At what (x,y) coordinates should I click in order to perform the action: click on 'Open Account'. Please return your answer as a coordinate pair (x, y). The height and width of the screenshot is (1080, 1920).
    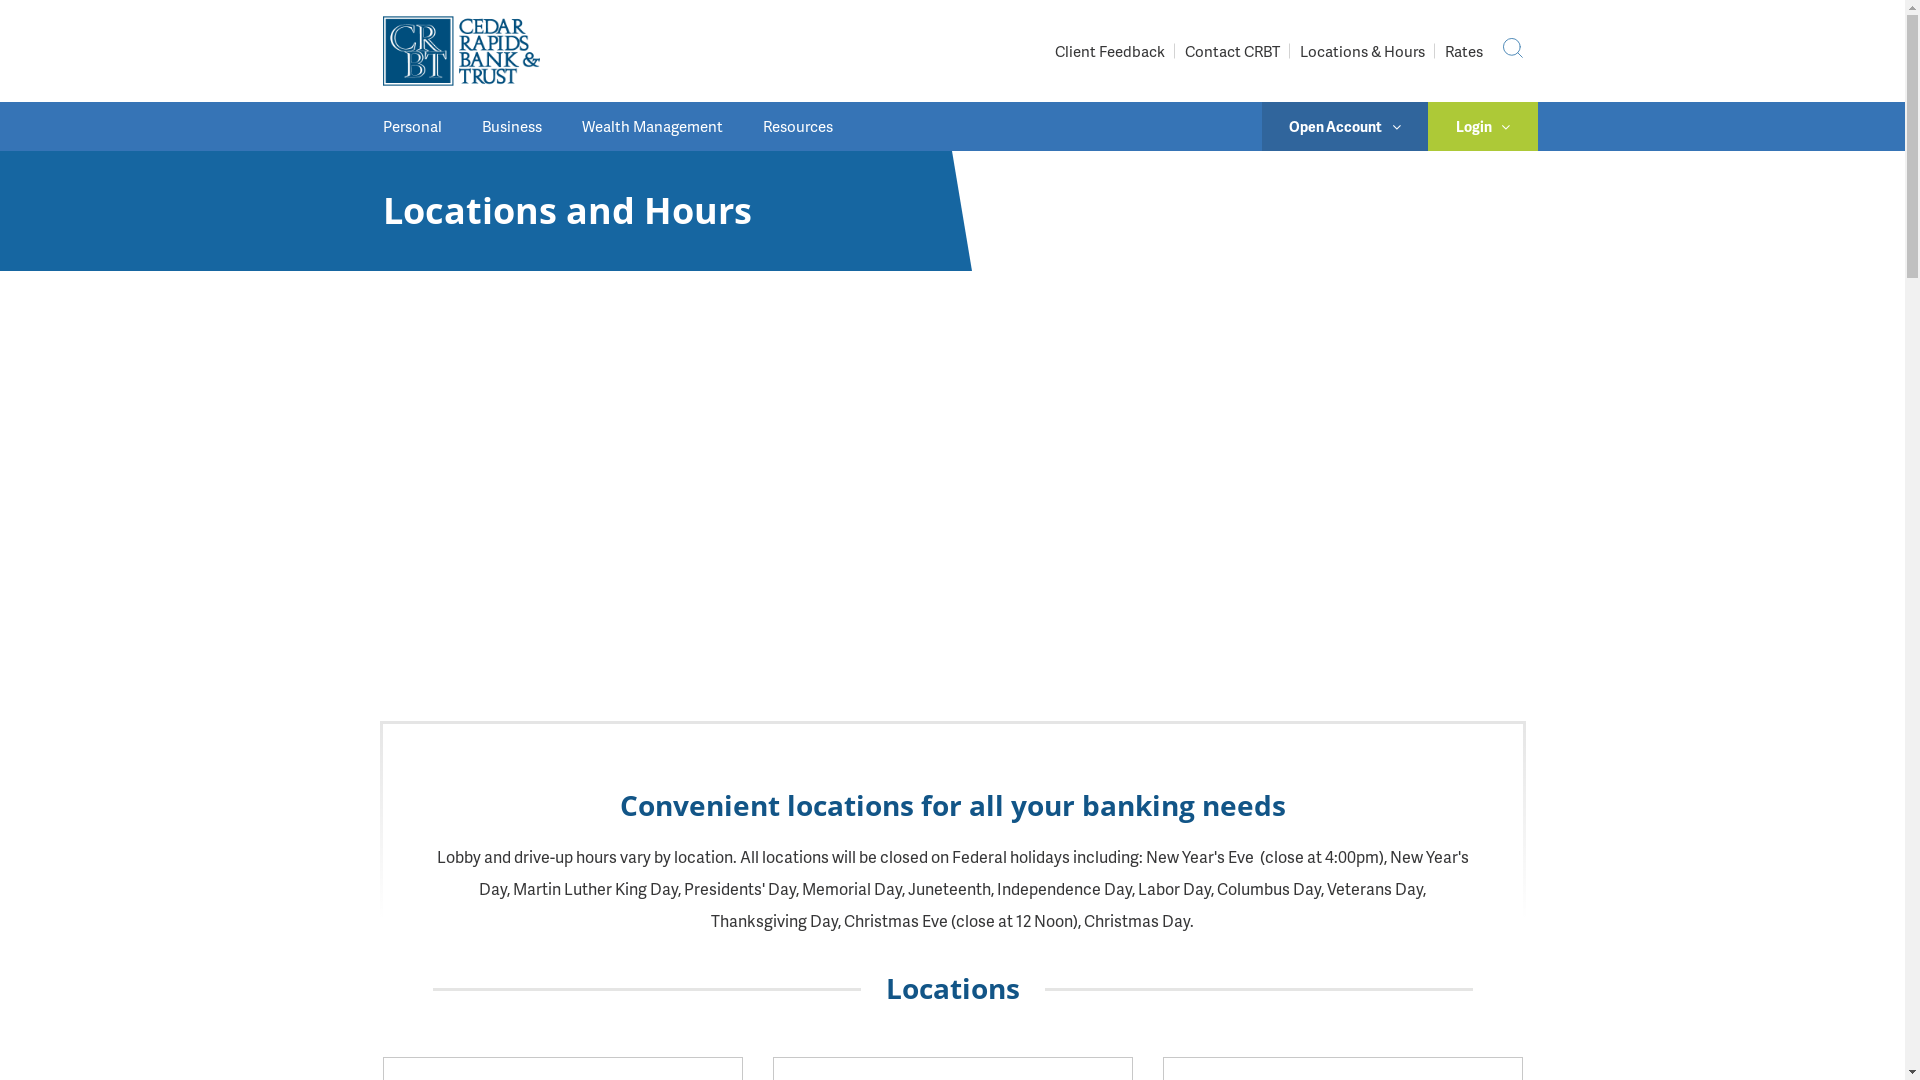
    Looking at the image, I should click on (1261, 126).